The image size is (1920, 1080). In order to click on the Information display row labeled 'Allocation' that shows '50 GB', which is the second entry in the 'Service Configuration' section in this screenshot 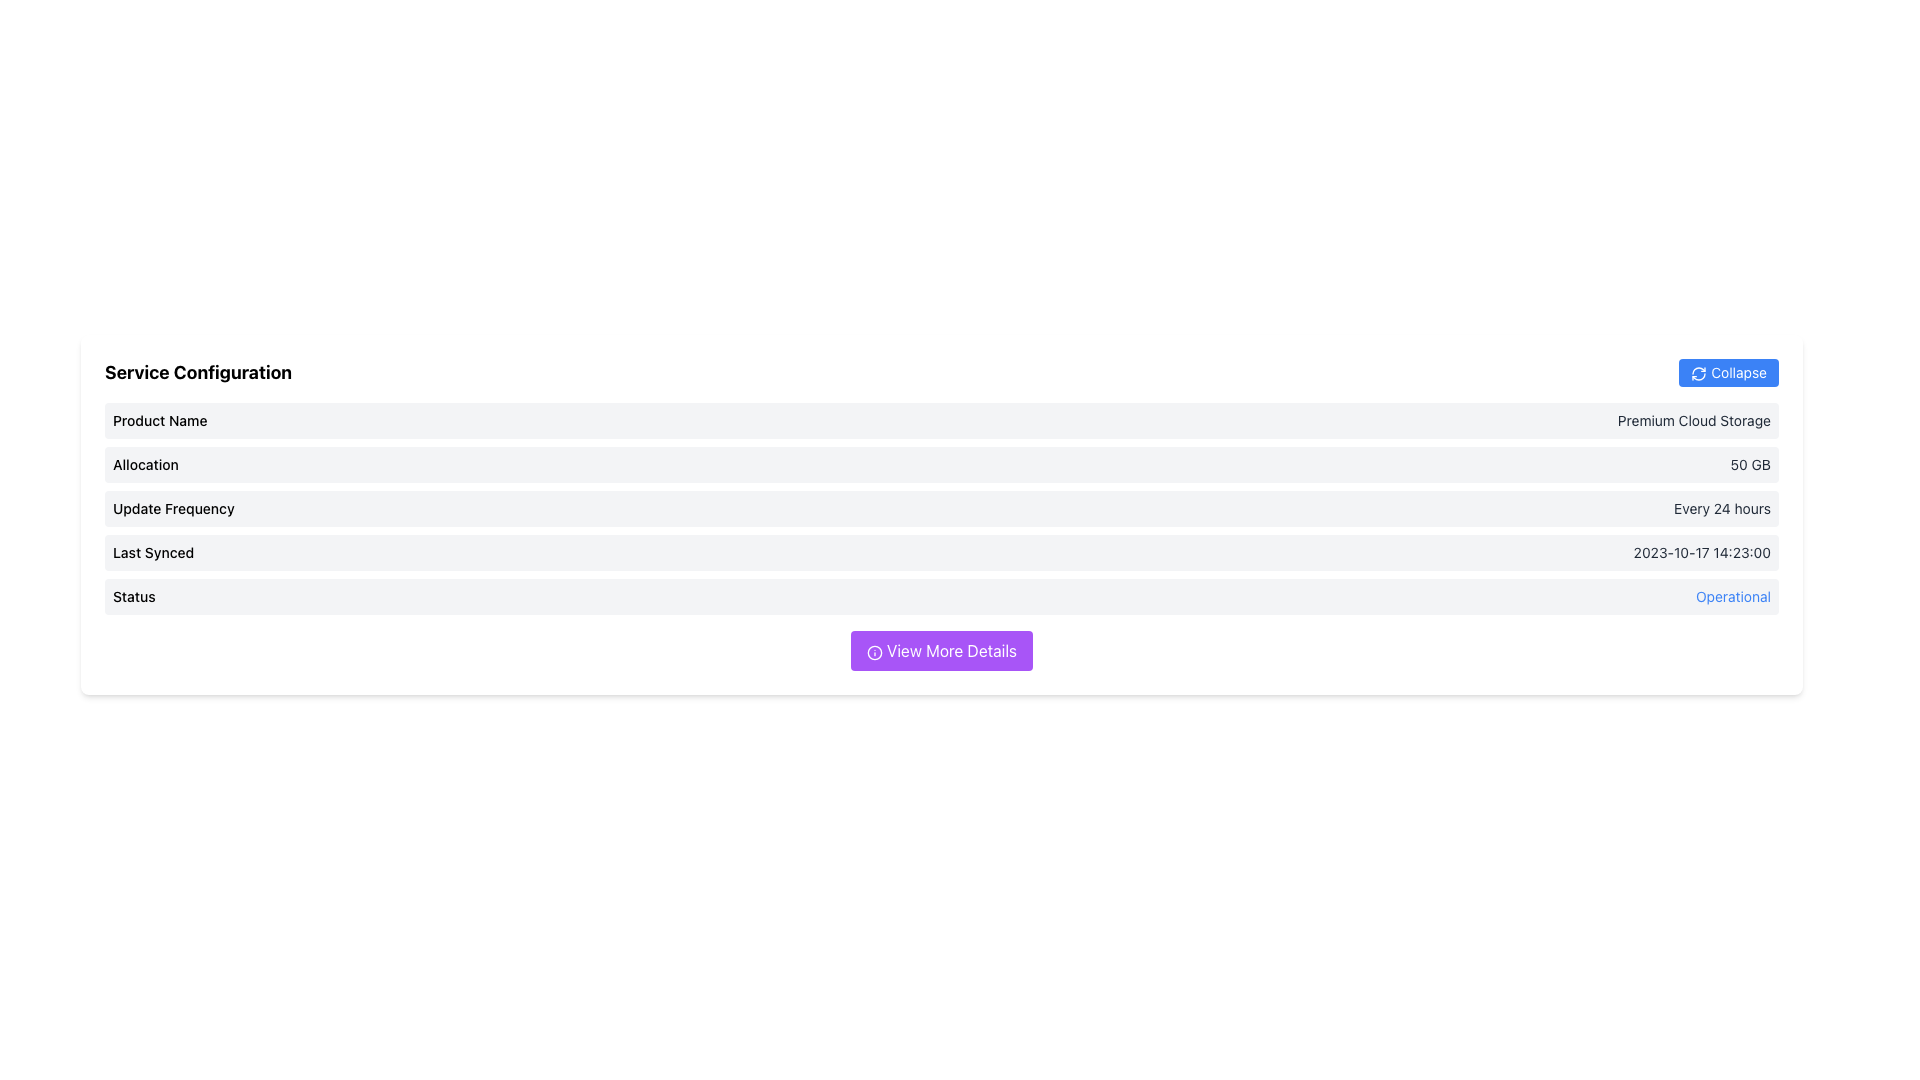, I will do `click(940, 465)`.